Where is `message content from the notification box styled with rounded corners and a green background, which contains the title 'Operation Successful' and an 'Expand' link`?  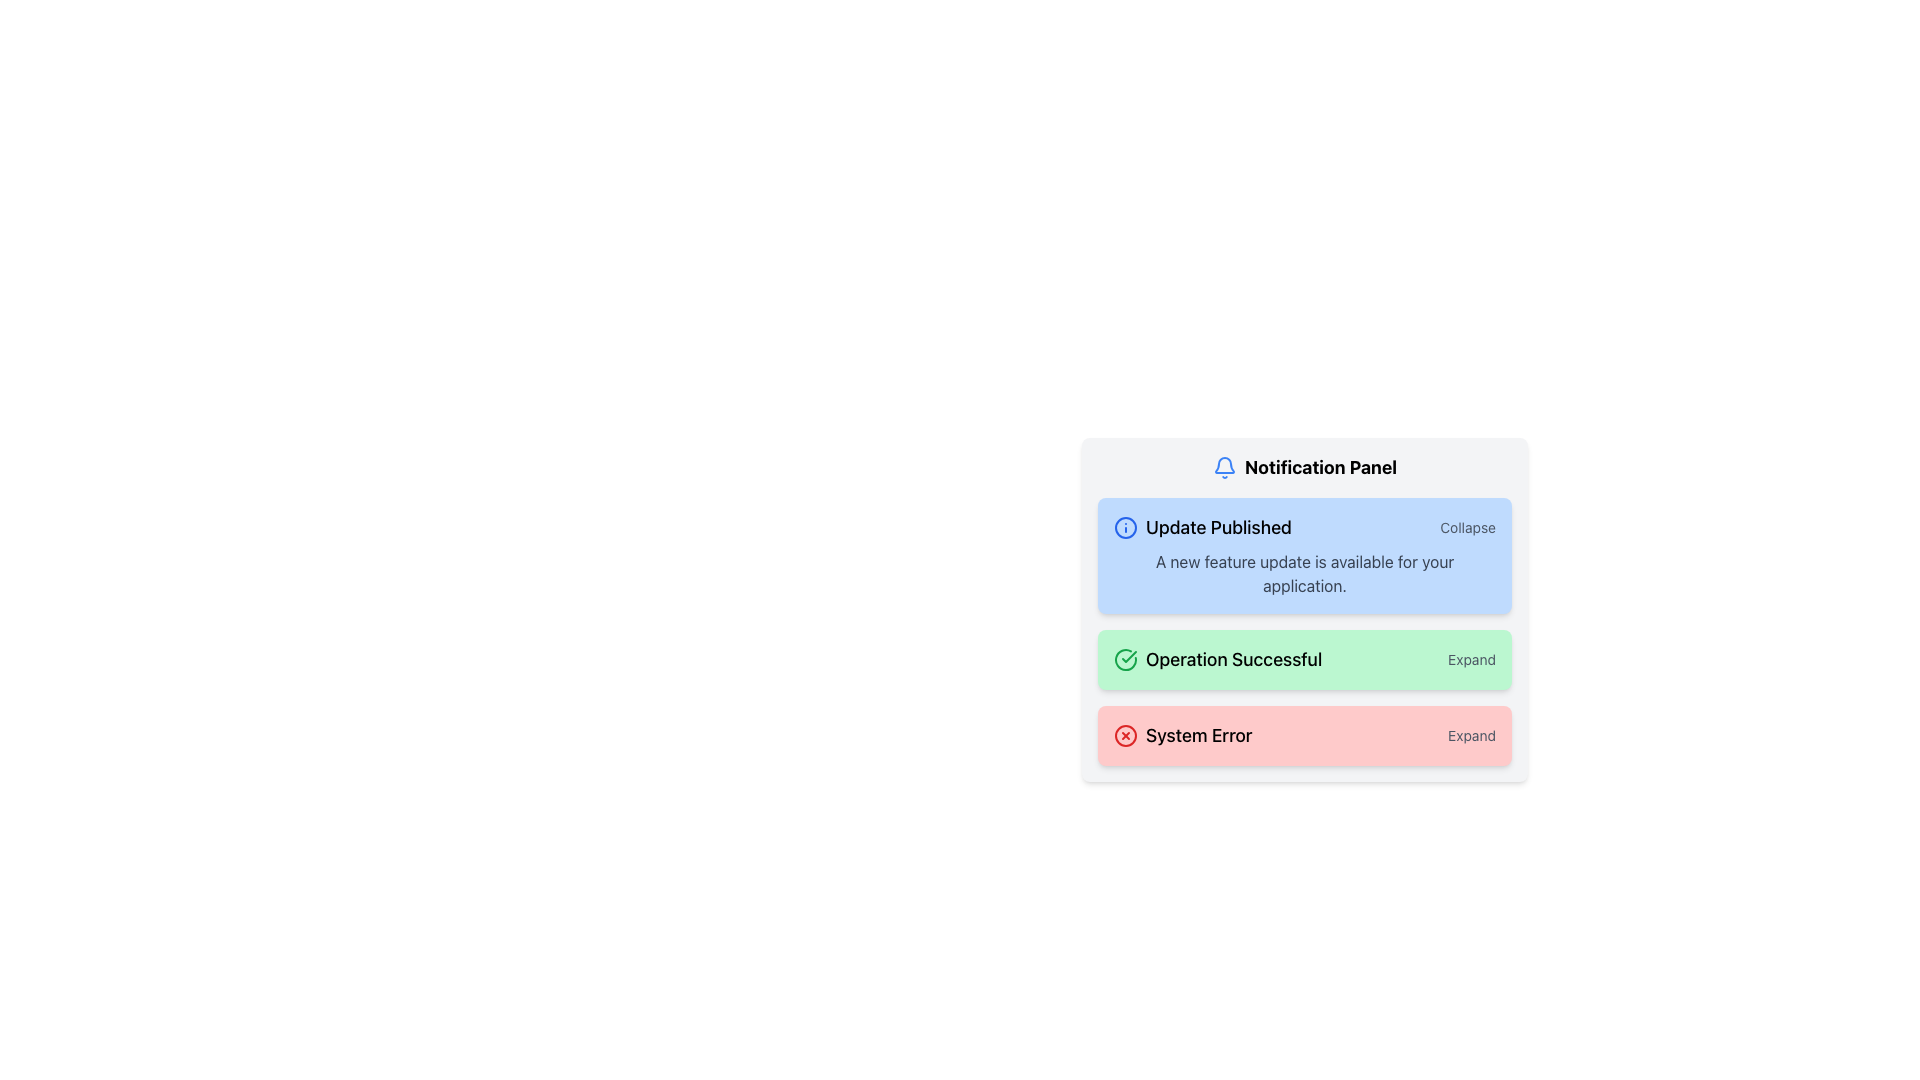
message content from the notification box styled with rounded corners and a green background, which contains the title 'Operation Successful' and an 'Expand' link is located at coordinates (1305, 659).